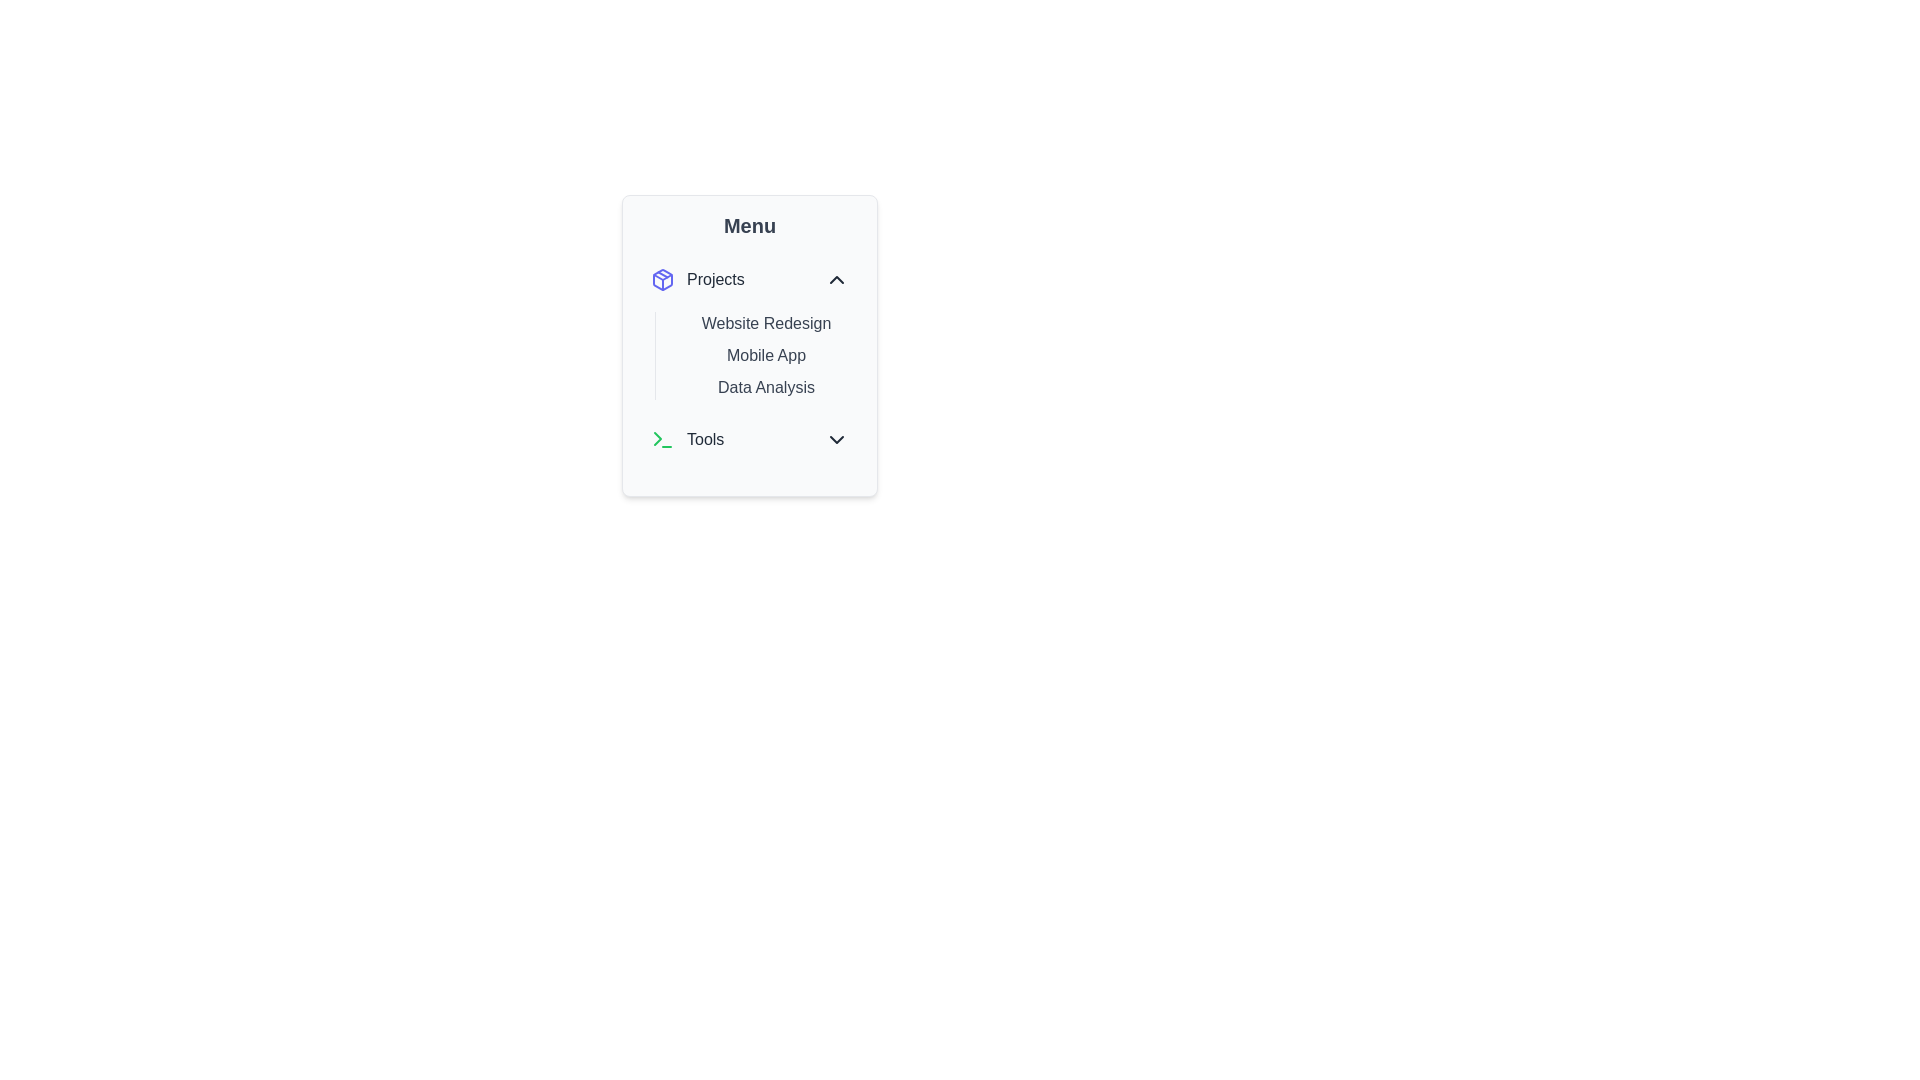 The height and width of the screenshot is (1080, 1920). What do you see at coordinates (836, 280) in the screenshot?
I see `the chevron-up icon located to the right of the 'Projects' label` at bounding box center [836, 280].